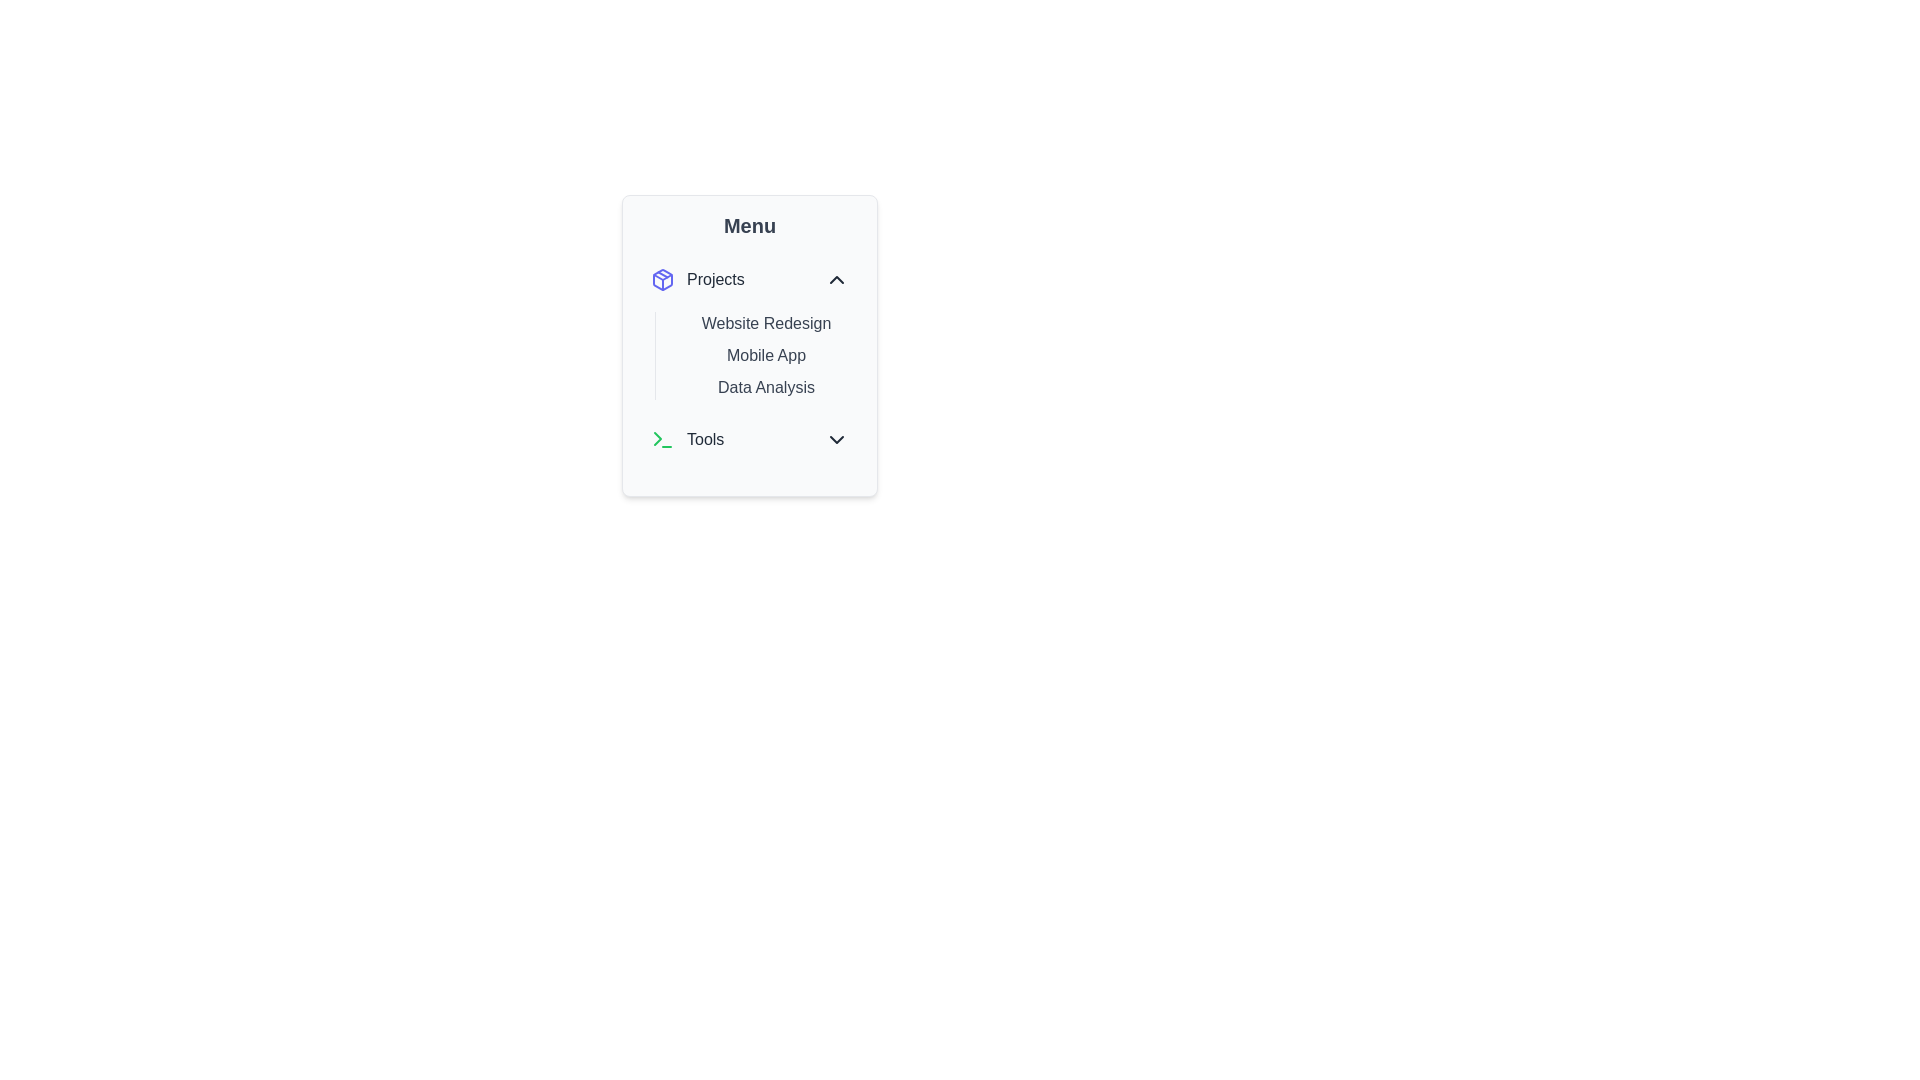 The height and width of the screenshot is (1080, 1920). What do you see at coordinates (836, 280) in the screenshot?
I see `the chevron-up icon located to the right of the 'Projects' label` at bounding box center [836, 280].